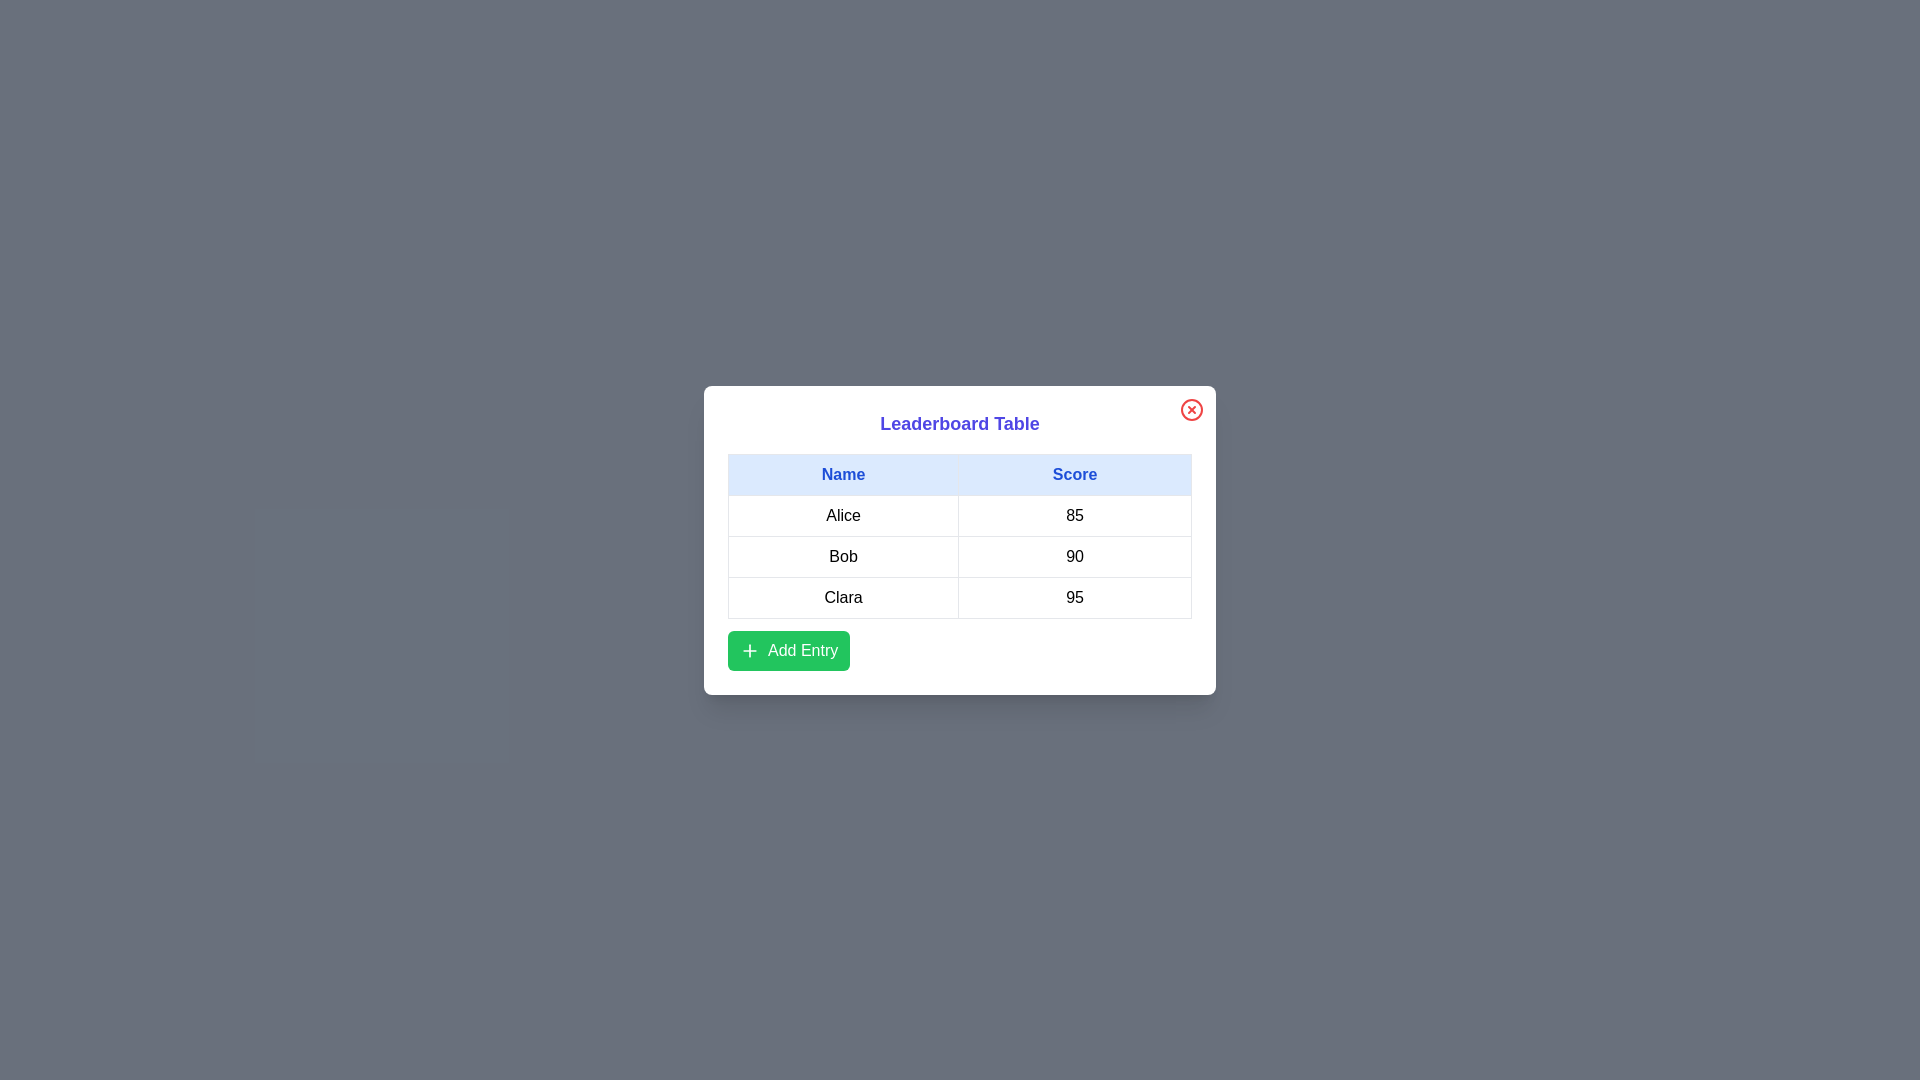 This screenshot has height=1080, width=1920. Describe the element at coordinates (843, 596) in the screenshot. I see `the text in the cell containing Clara` at that location.